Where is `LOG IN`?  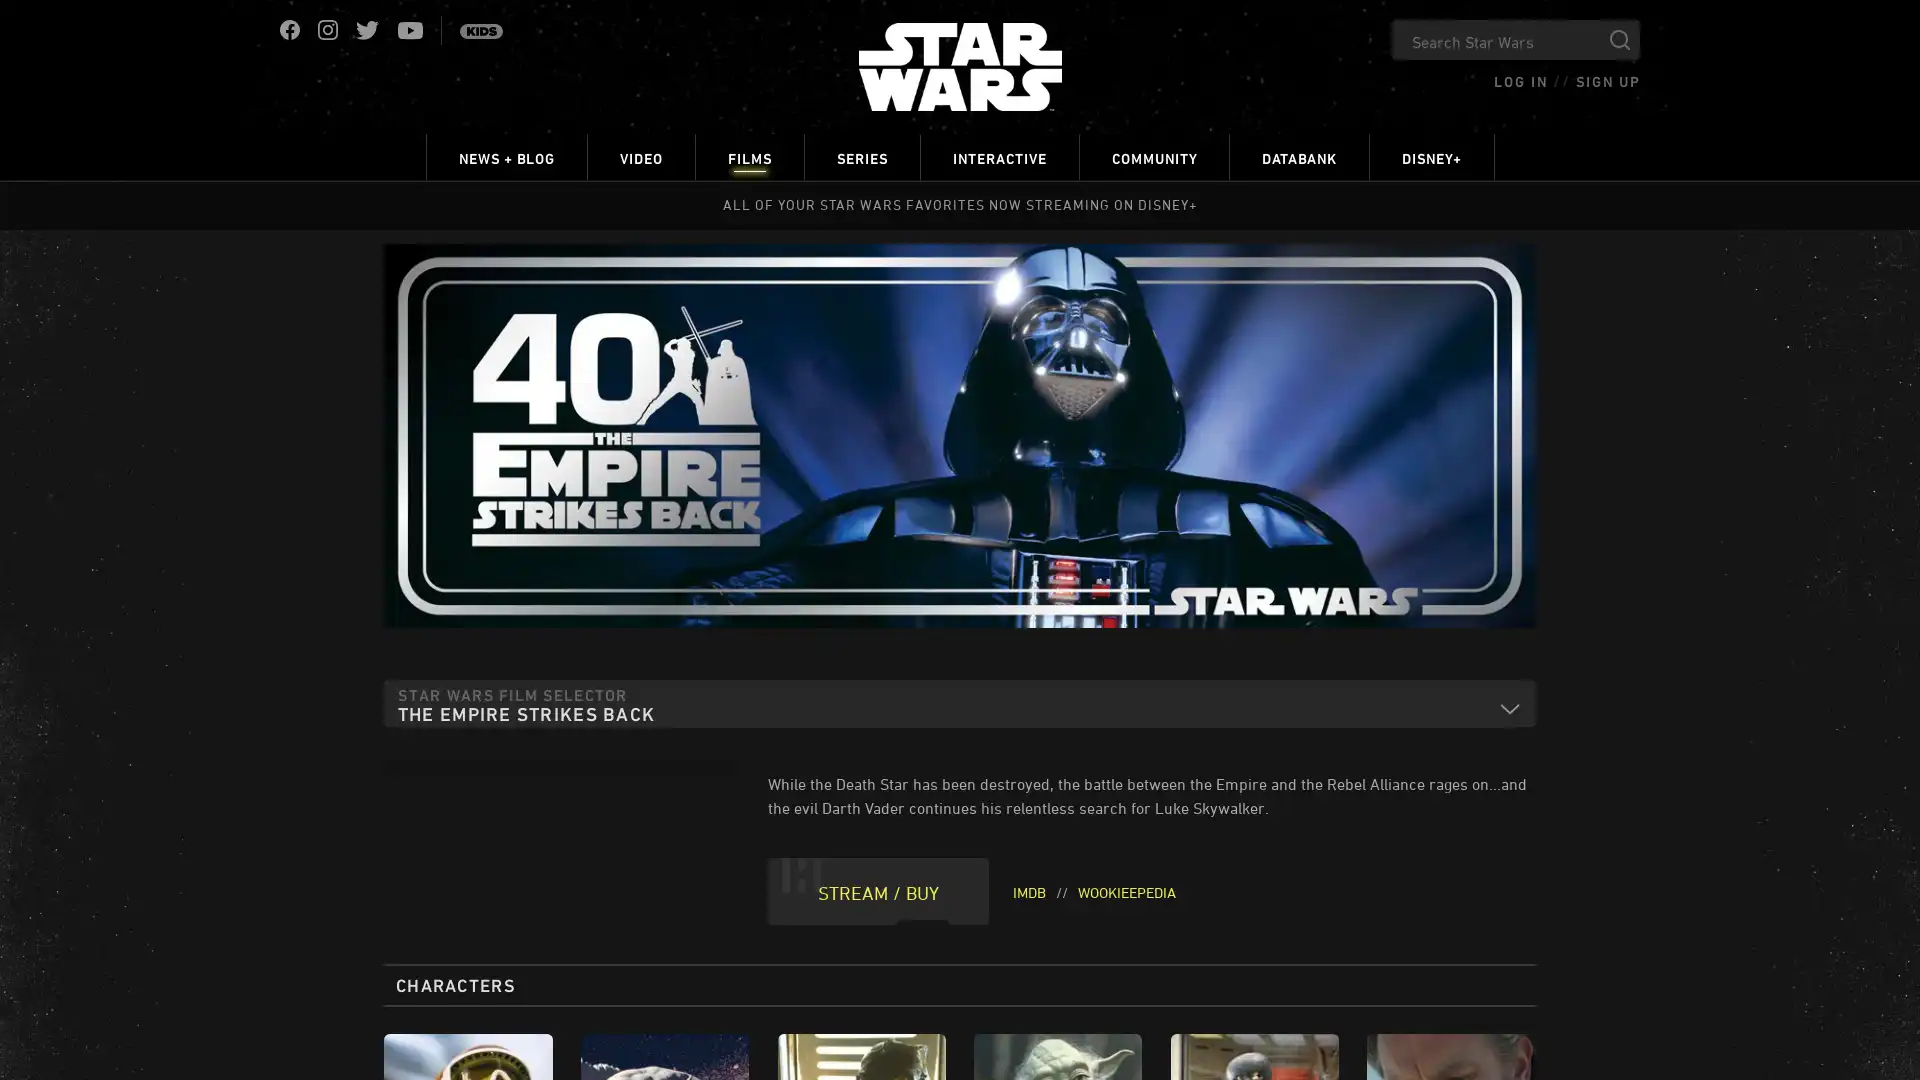 LOG IN is located at coordinates (1520, 80).